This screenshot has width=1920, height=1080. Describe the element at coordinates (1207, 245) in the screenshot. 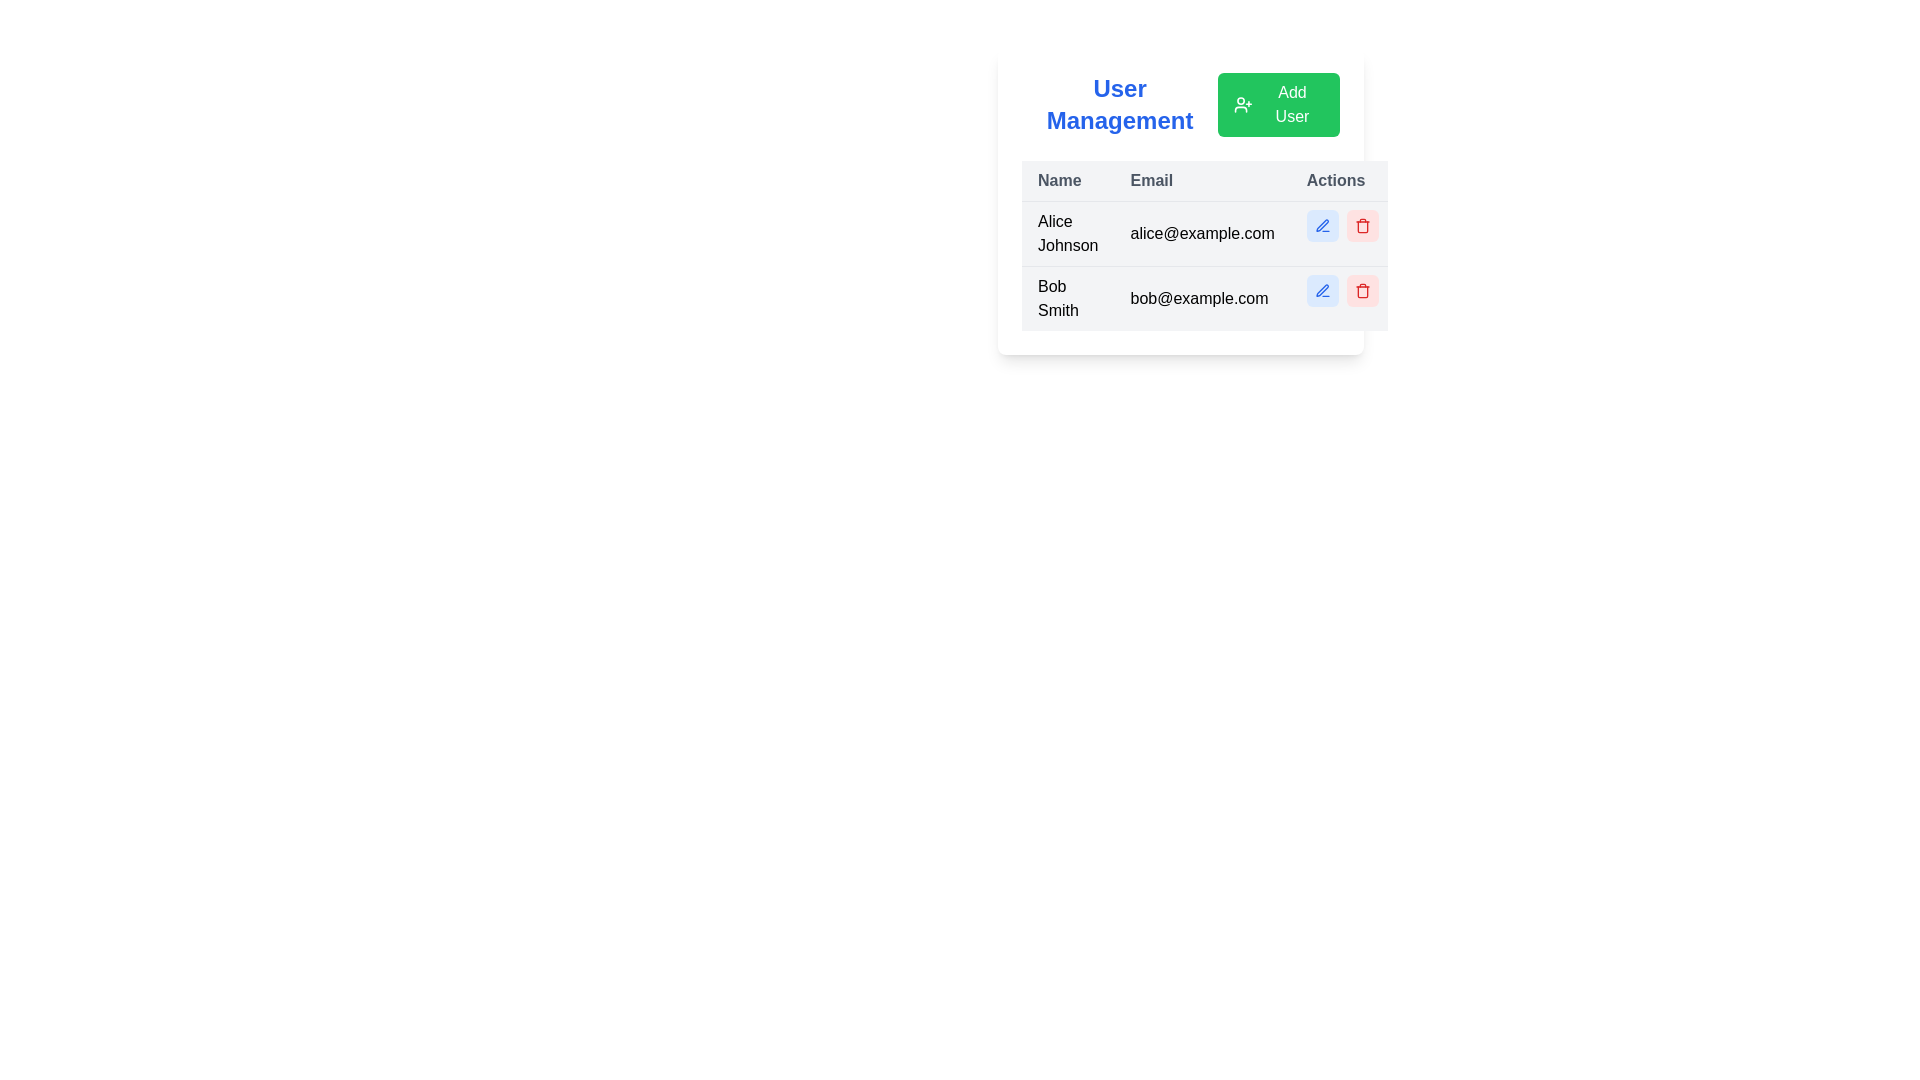

I see `the user details row` at that location.